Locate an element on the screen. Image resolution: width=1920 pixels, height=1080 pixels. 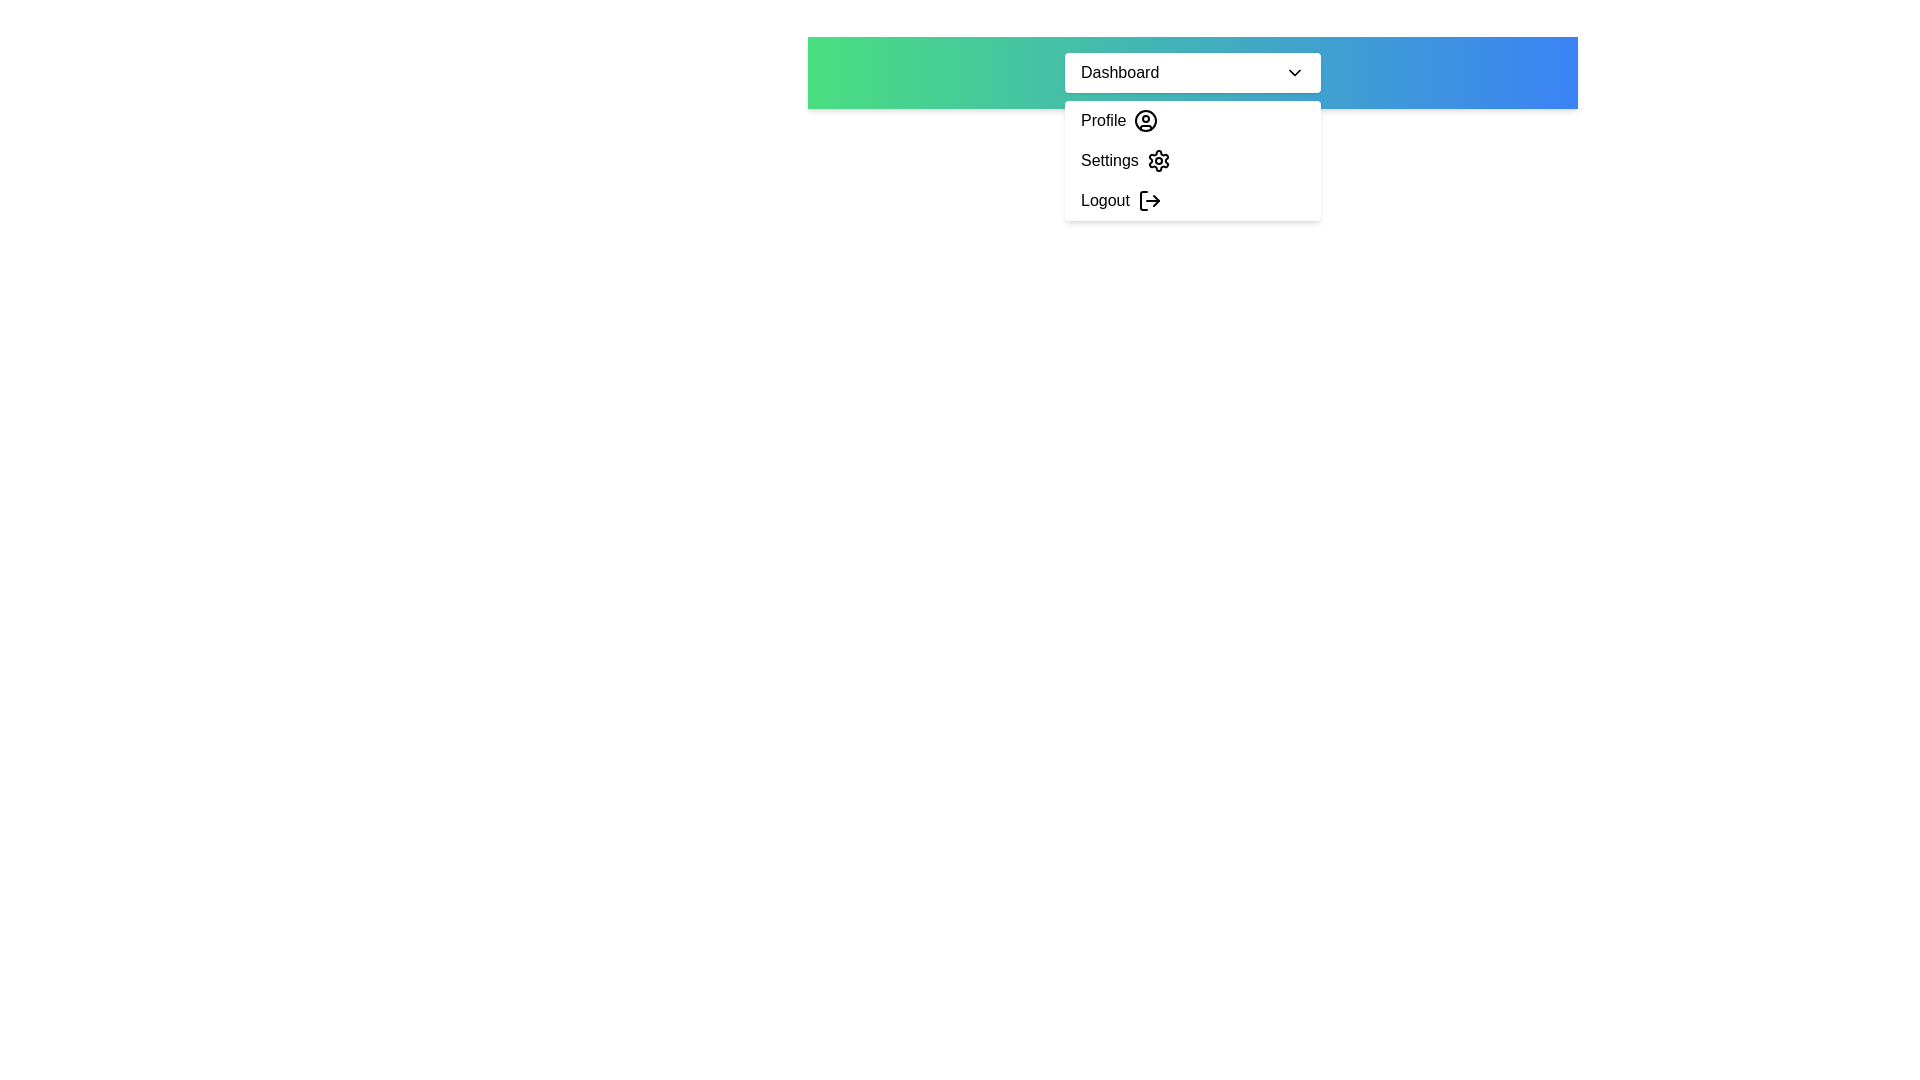
the 'Dashboard' button to toggle the dropdown menu is located at coordinates (1193, 72).